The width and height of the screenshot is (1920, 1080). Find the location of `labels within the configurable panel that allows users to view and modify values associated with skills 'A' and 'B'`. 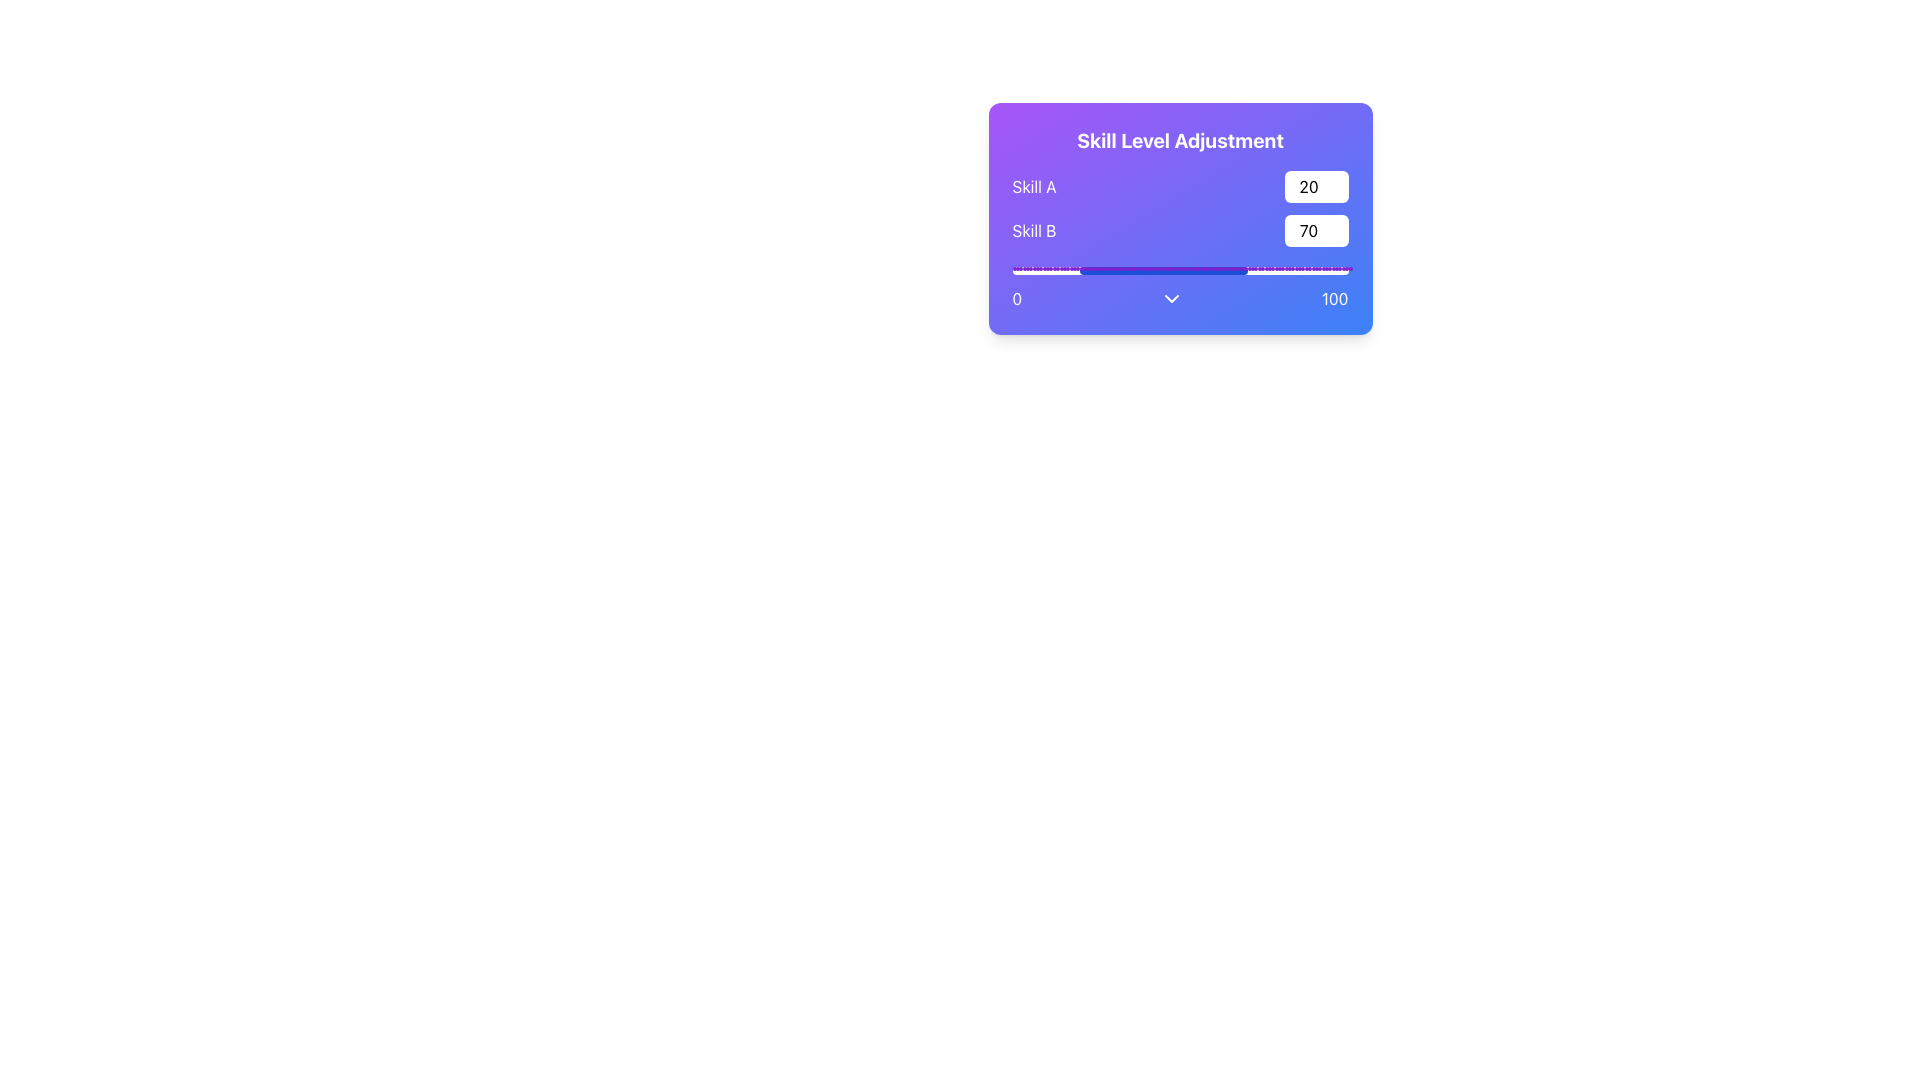

labels within the configurable panel that allows users to view and modify values associated with skills 'A' and 'B' is located at coordinates (1180, 219).